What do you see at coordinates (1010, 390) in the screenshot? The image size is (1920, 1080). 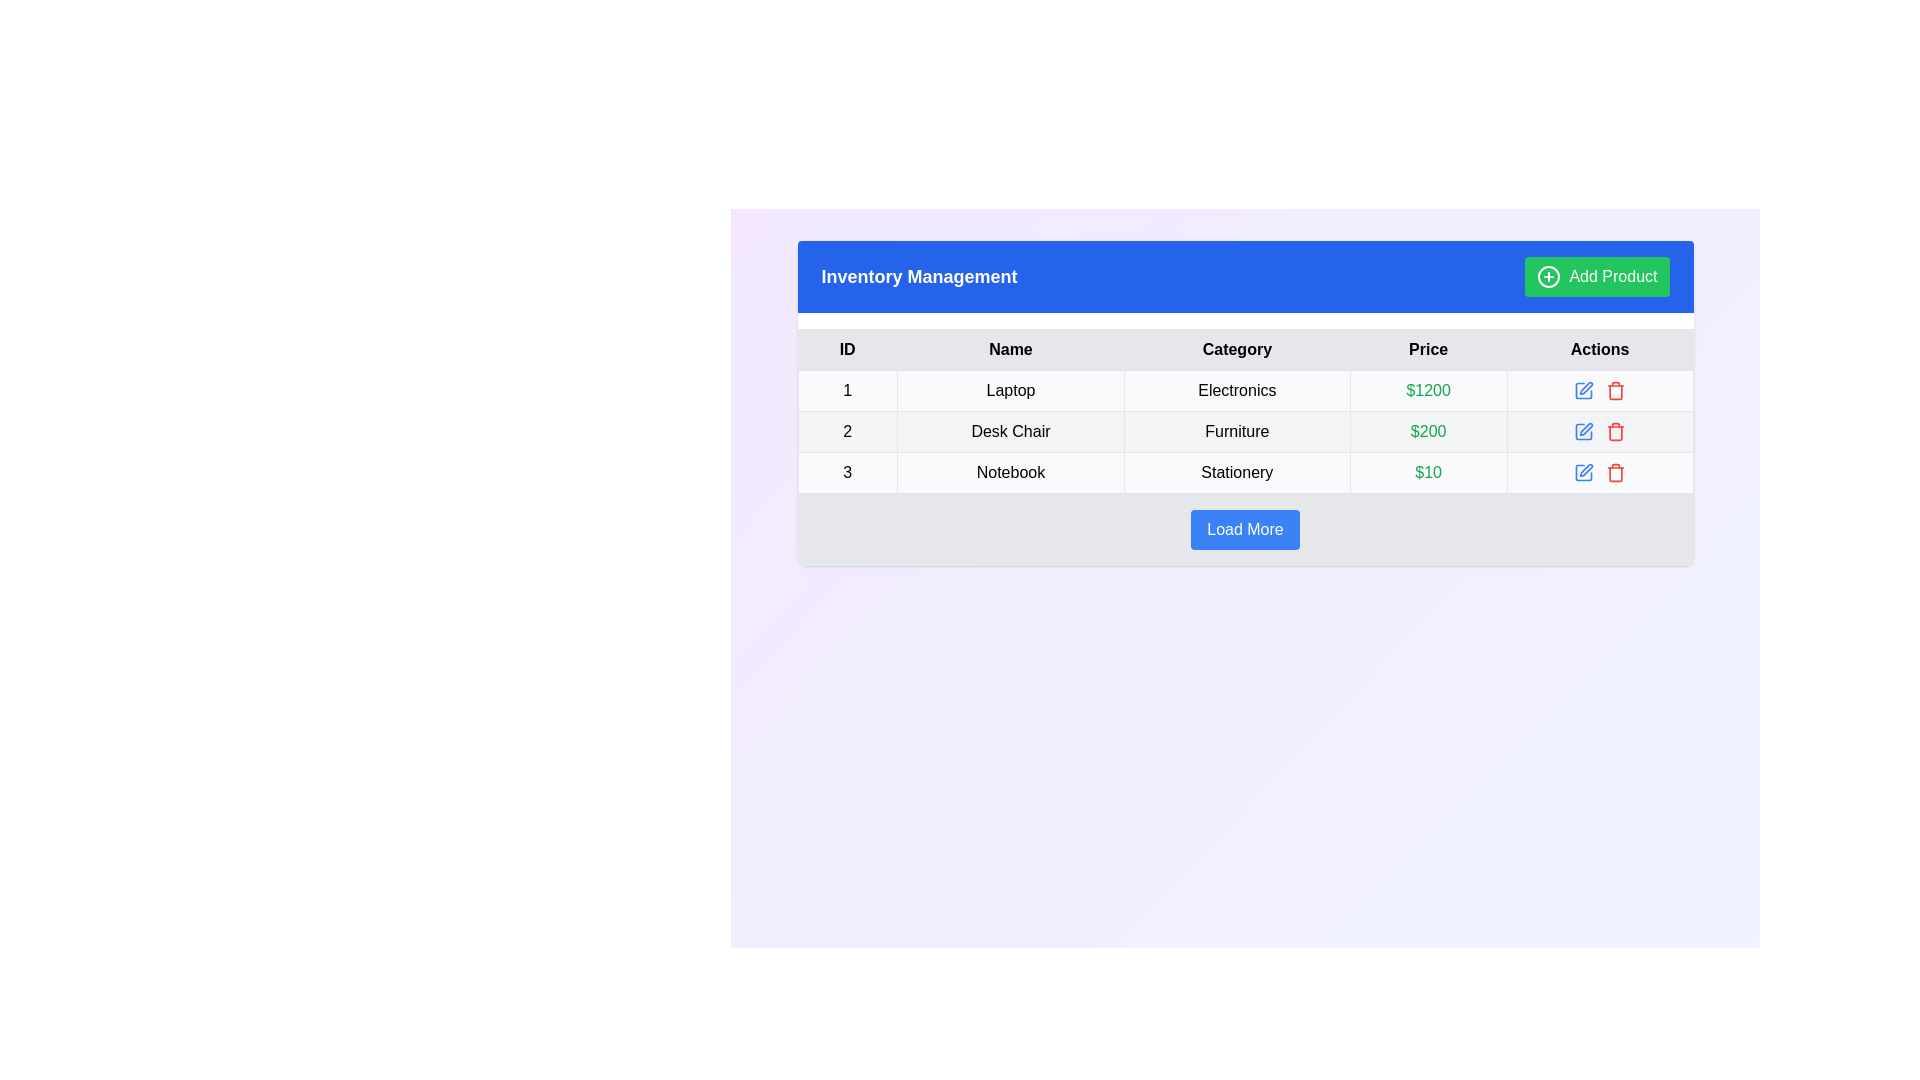 I see `the text element displaying 'Laptop', which is styled in black on a white background, located under the 'Name' header in the table structure, and perform a text selection action` at bounding box center [1010, 390].